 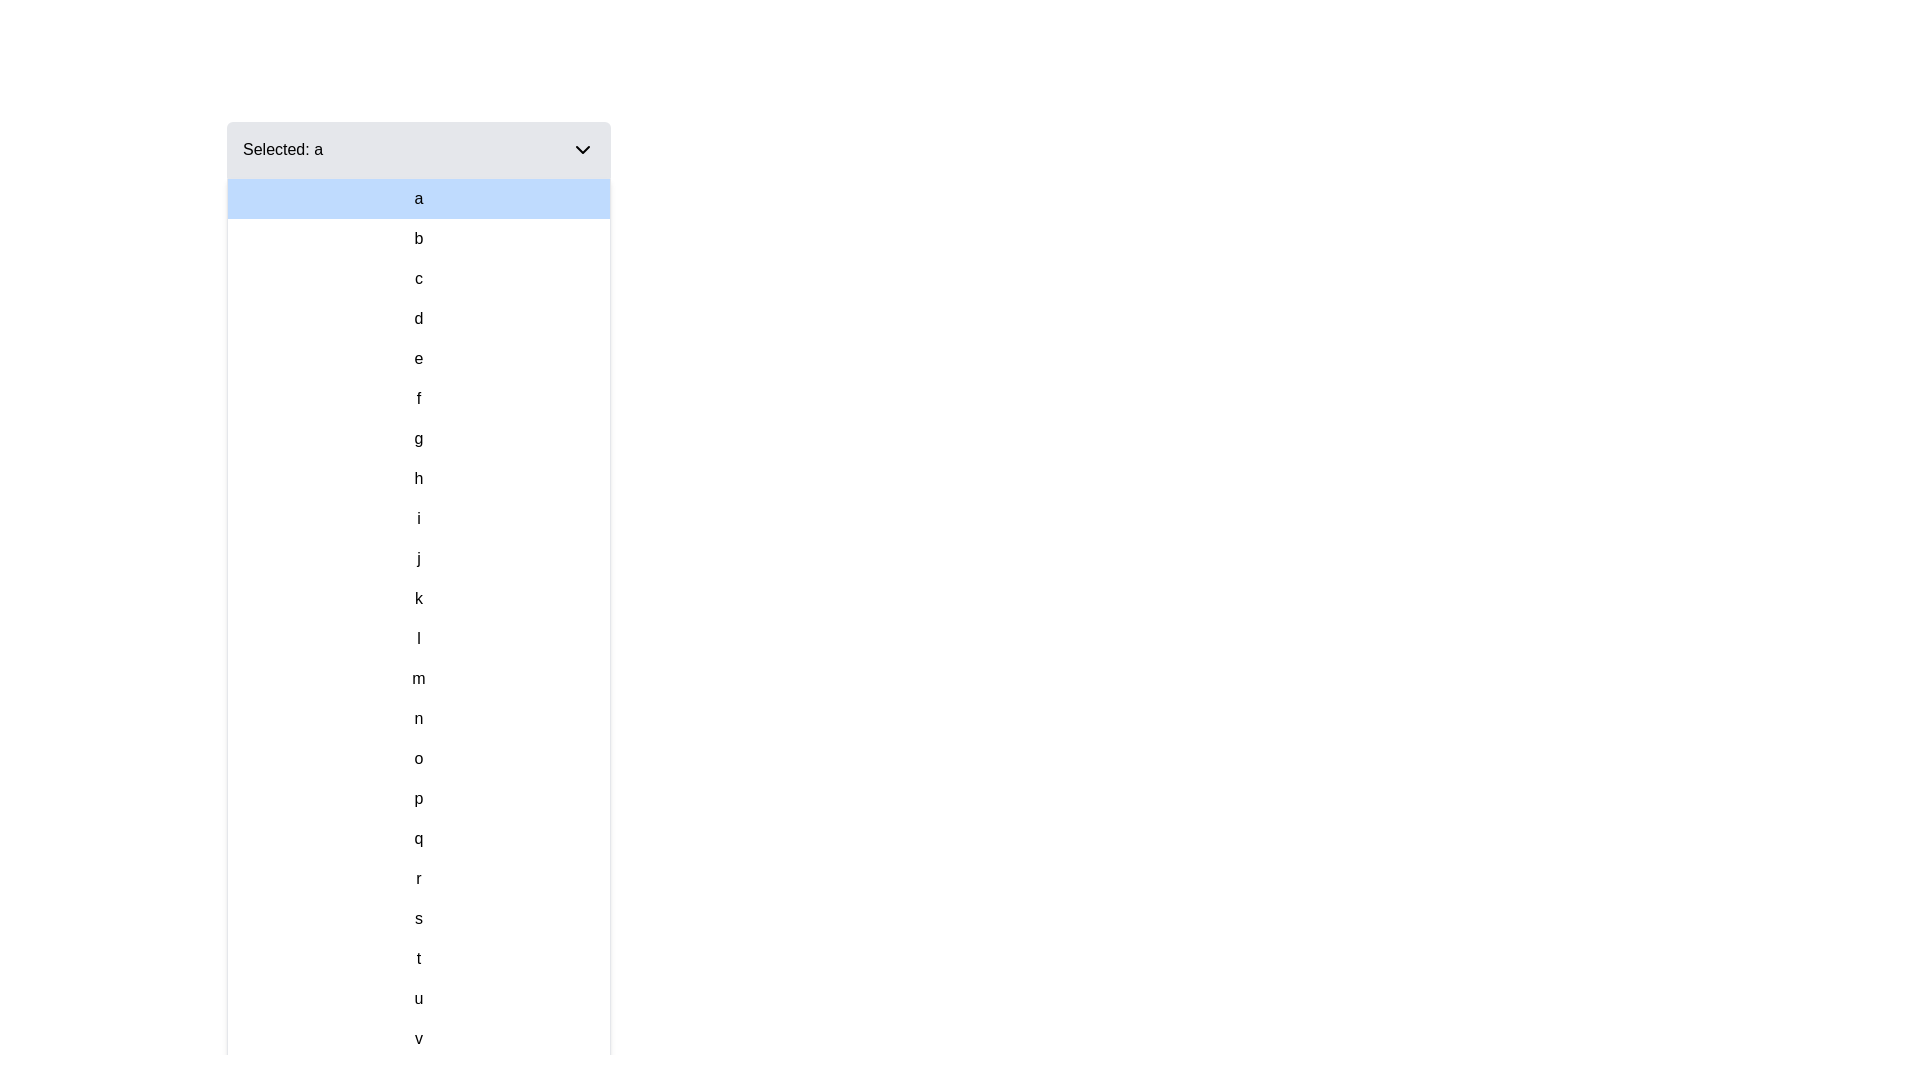 I want to click on to select the letter 'h' from the vertical list of letters, specifically the 8th item located between 'g' and 'i', so click(x=417, y=478).